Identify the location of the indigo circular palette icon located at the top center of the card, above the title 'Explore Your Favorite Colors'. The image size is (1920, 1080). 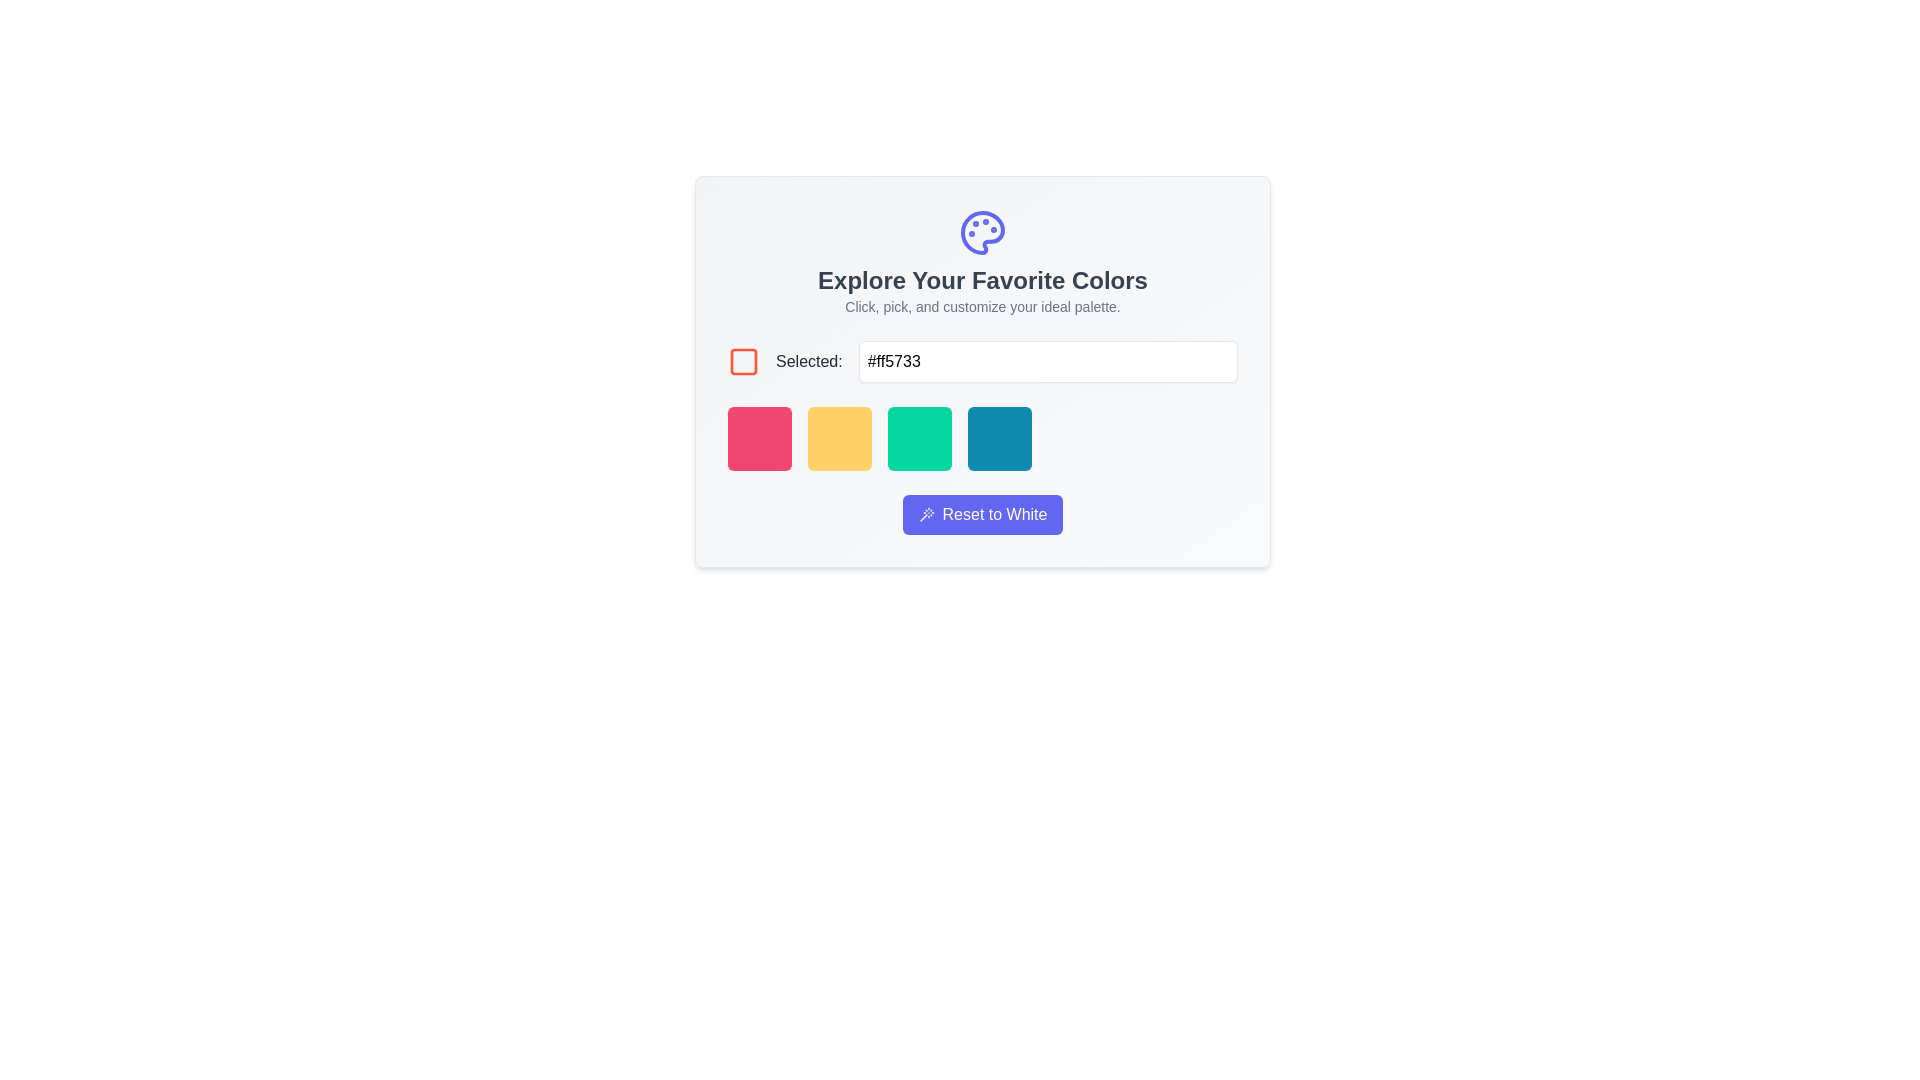
(983, 231).